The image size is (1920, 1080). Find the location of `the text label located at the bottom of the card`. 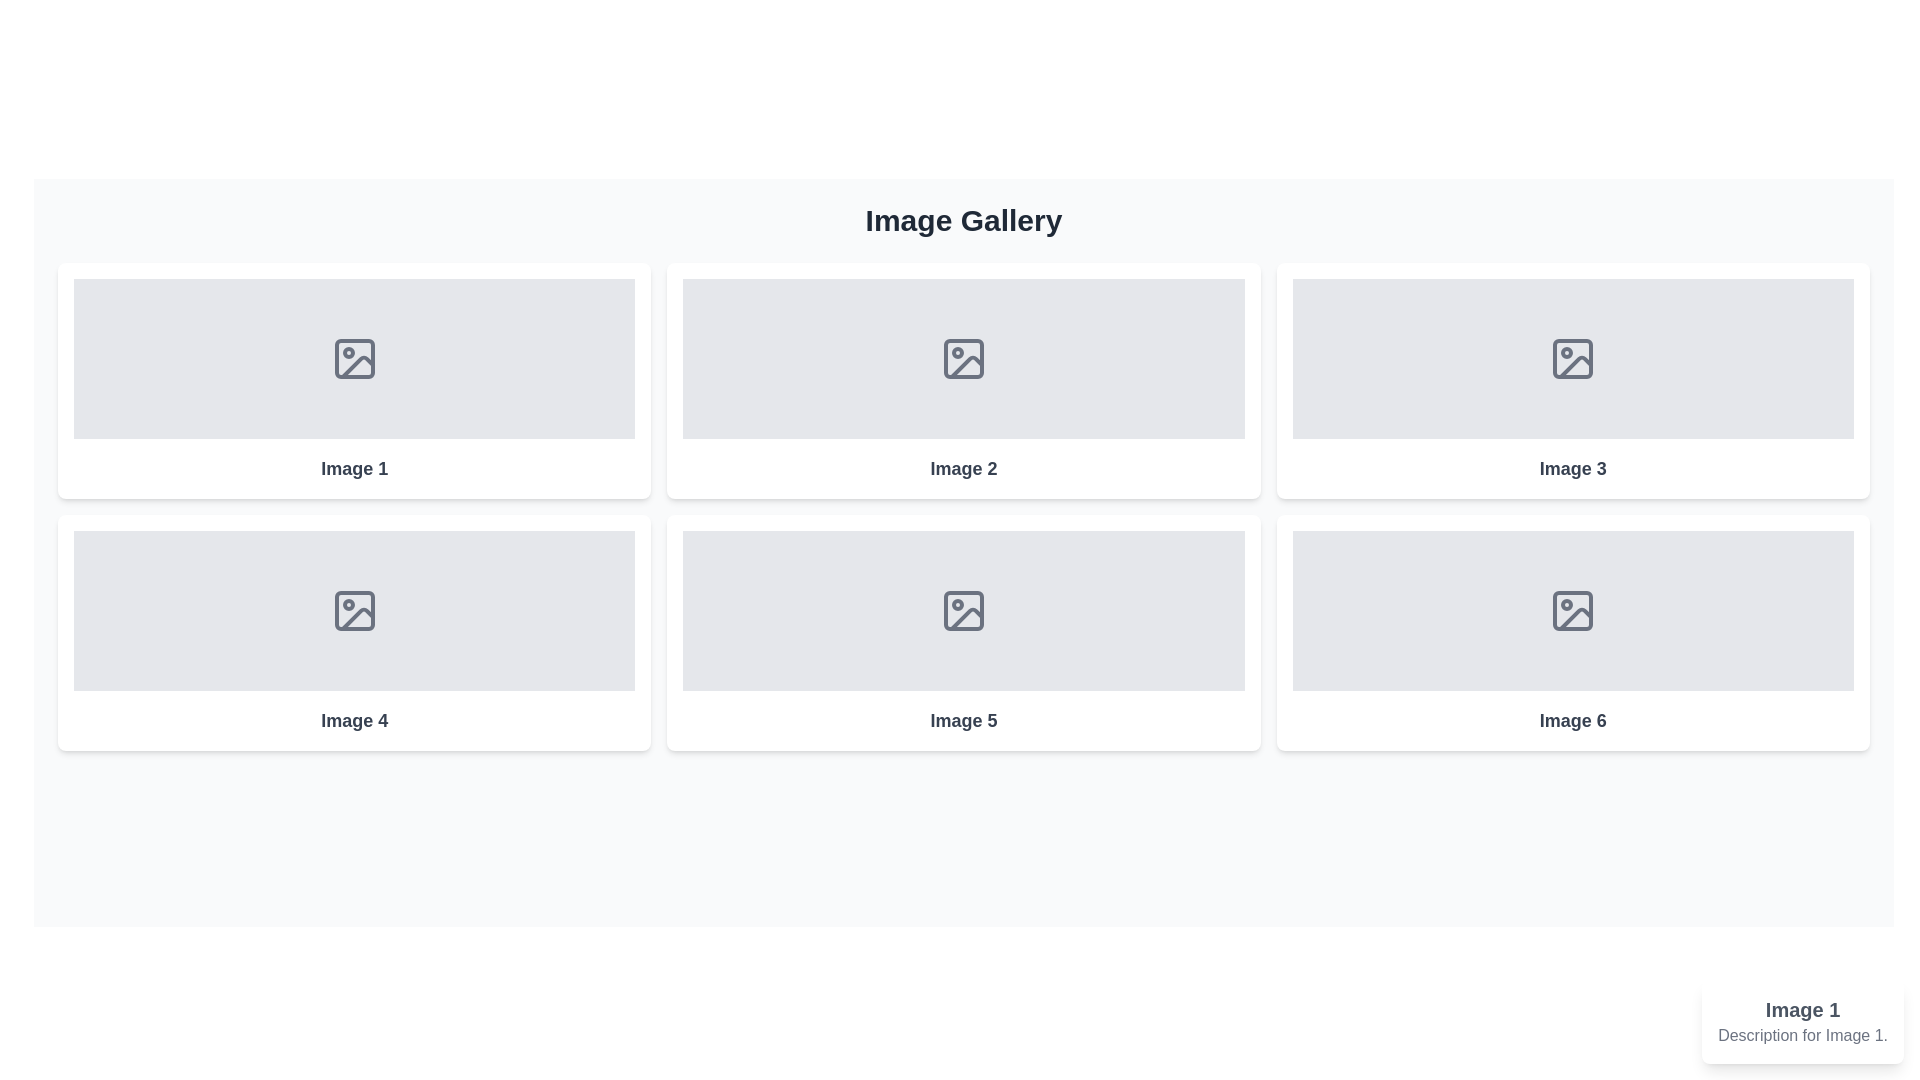

the text label located at the bottom of the card is located at coordinates (964, 469).